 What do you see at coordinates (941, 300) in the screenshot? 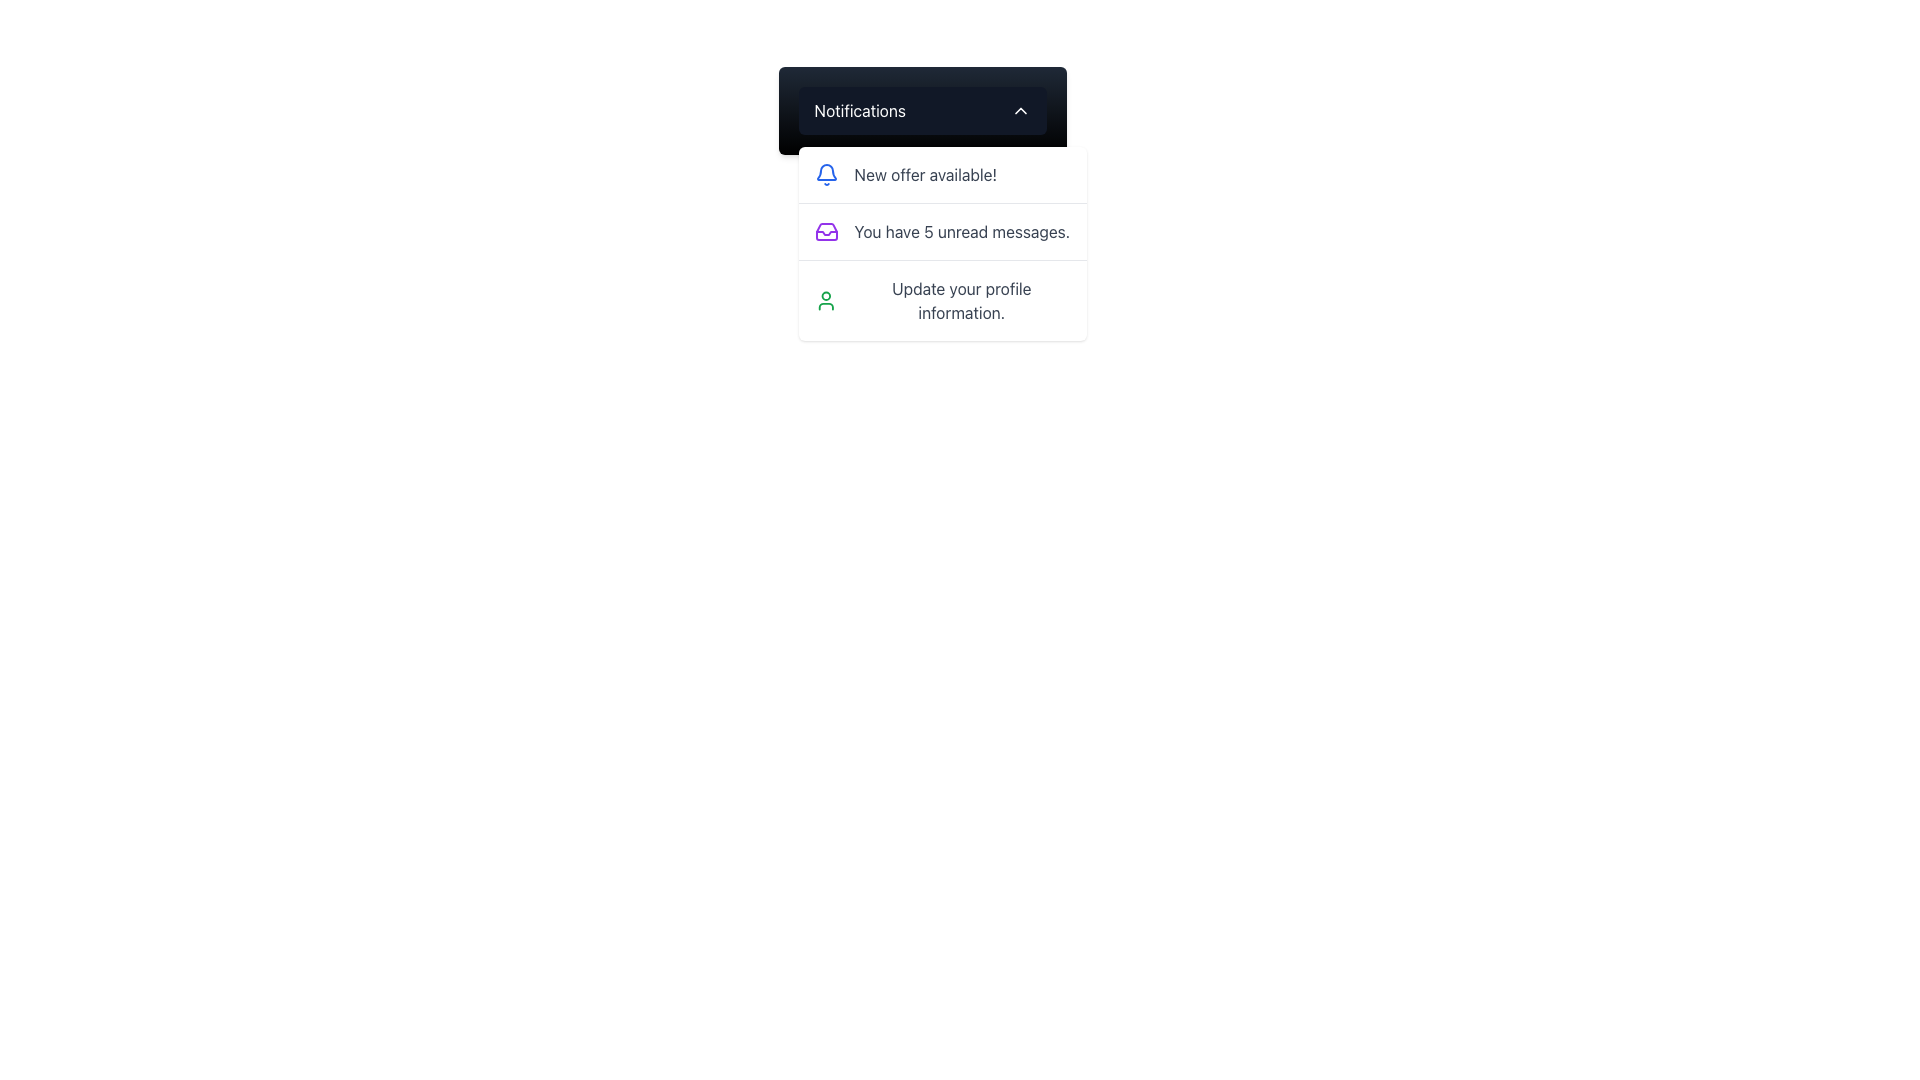
I see `the third notification item in the dropdown menu that provides options or information for updating profile details` at bounding box center [941, 300].